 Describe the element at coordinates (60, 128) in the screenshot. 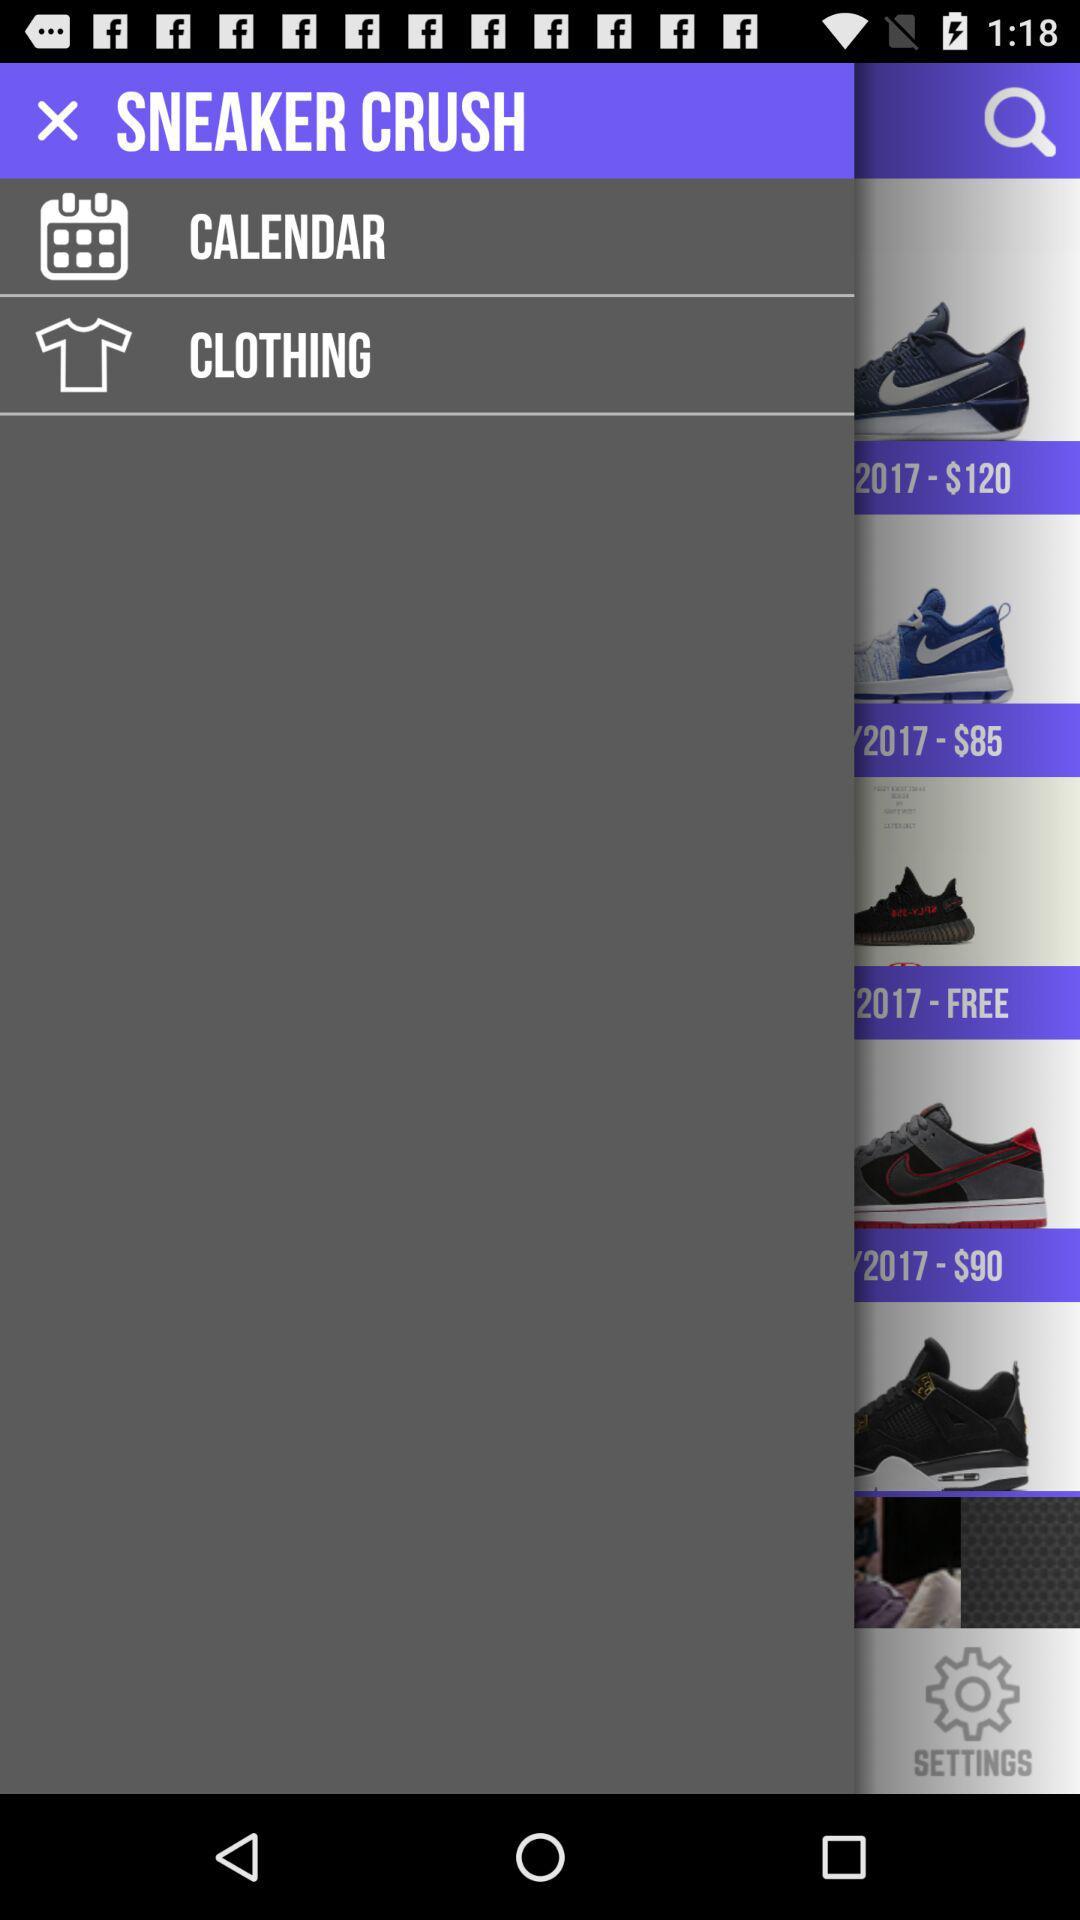

I see `the close icon` at that location.